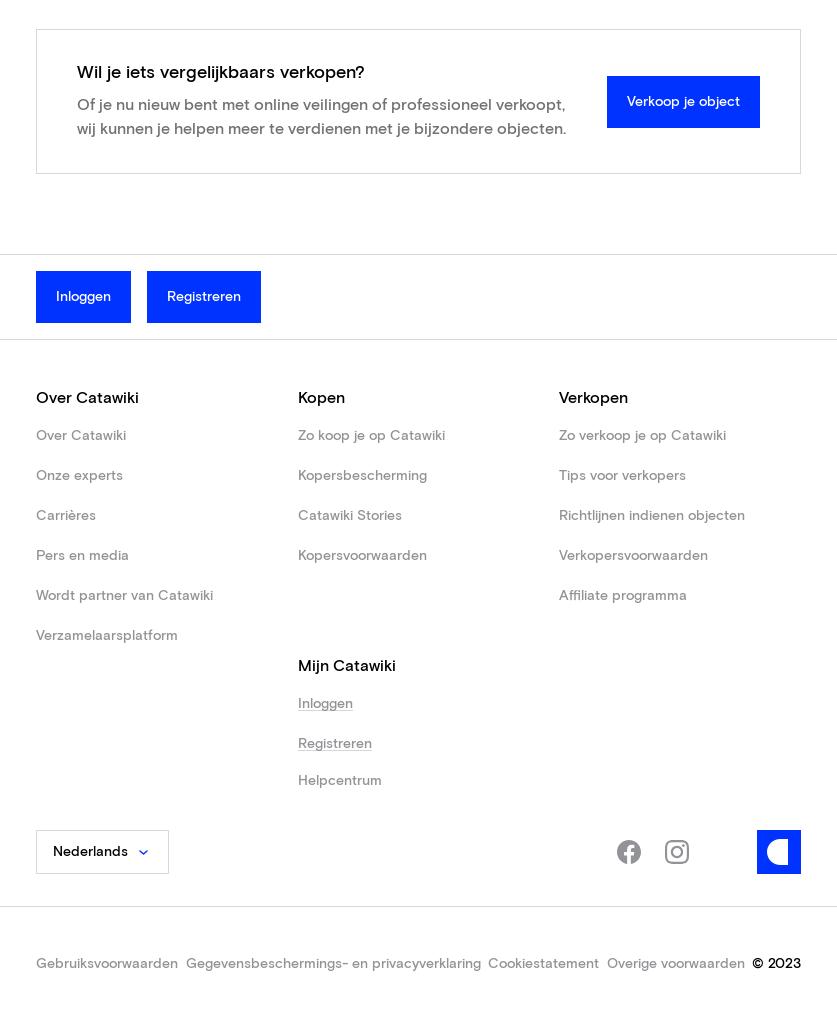 The width and height of the screenshot is (837, 1021). Describe the element at coordinates (219, 73) in the screenshot. I see `'Wil je iets vergelijkbaars verkopen?'` at that location.